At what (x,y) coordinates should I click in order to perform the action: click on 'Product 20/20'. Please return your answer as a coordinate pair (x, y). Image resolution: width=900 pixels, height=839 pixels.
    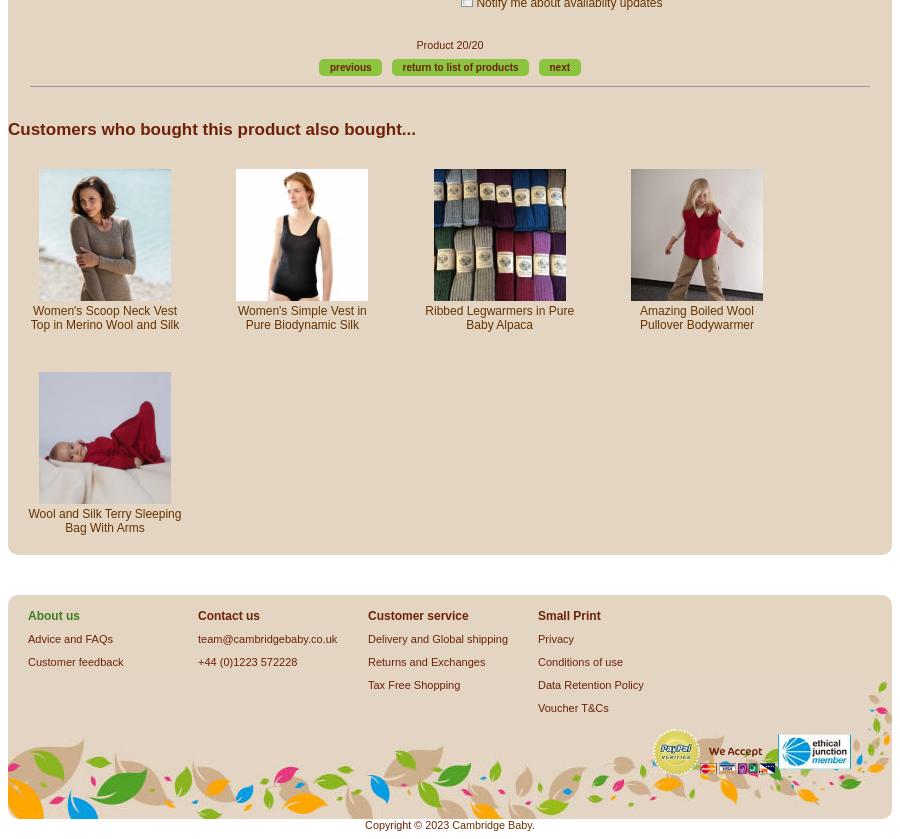
    Looking at the image, I should click on (449, 43).